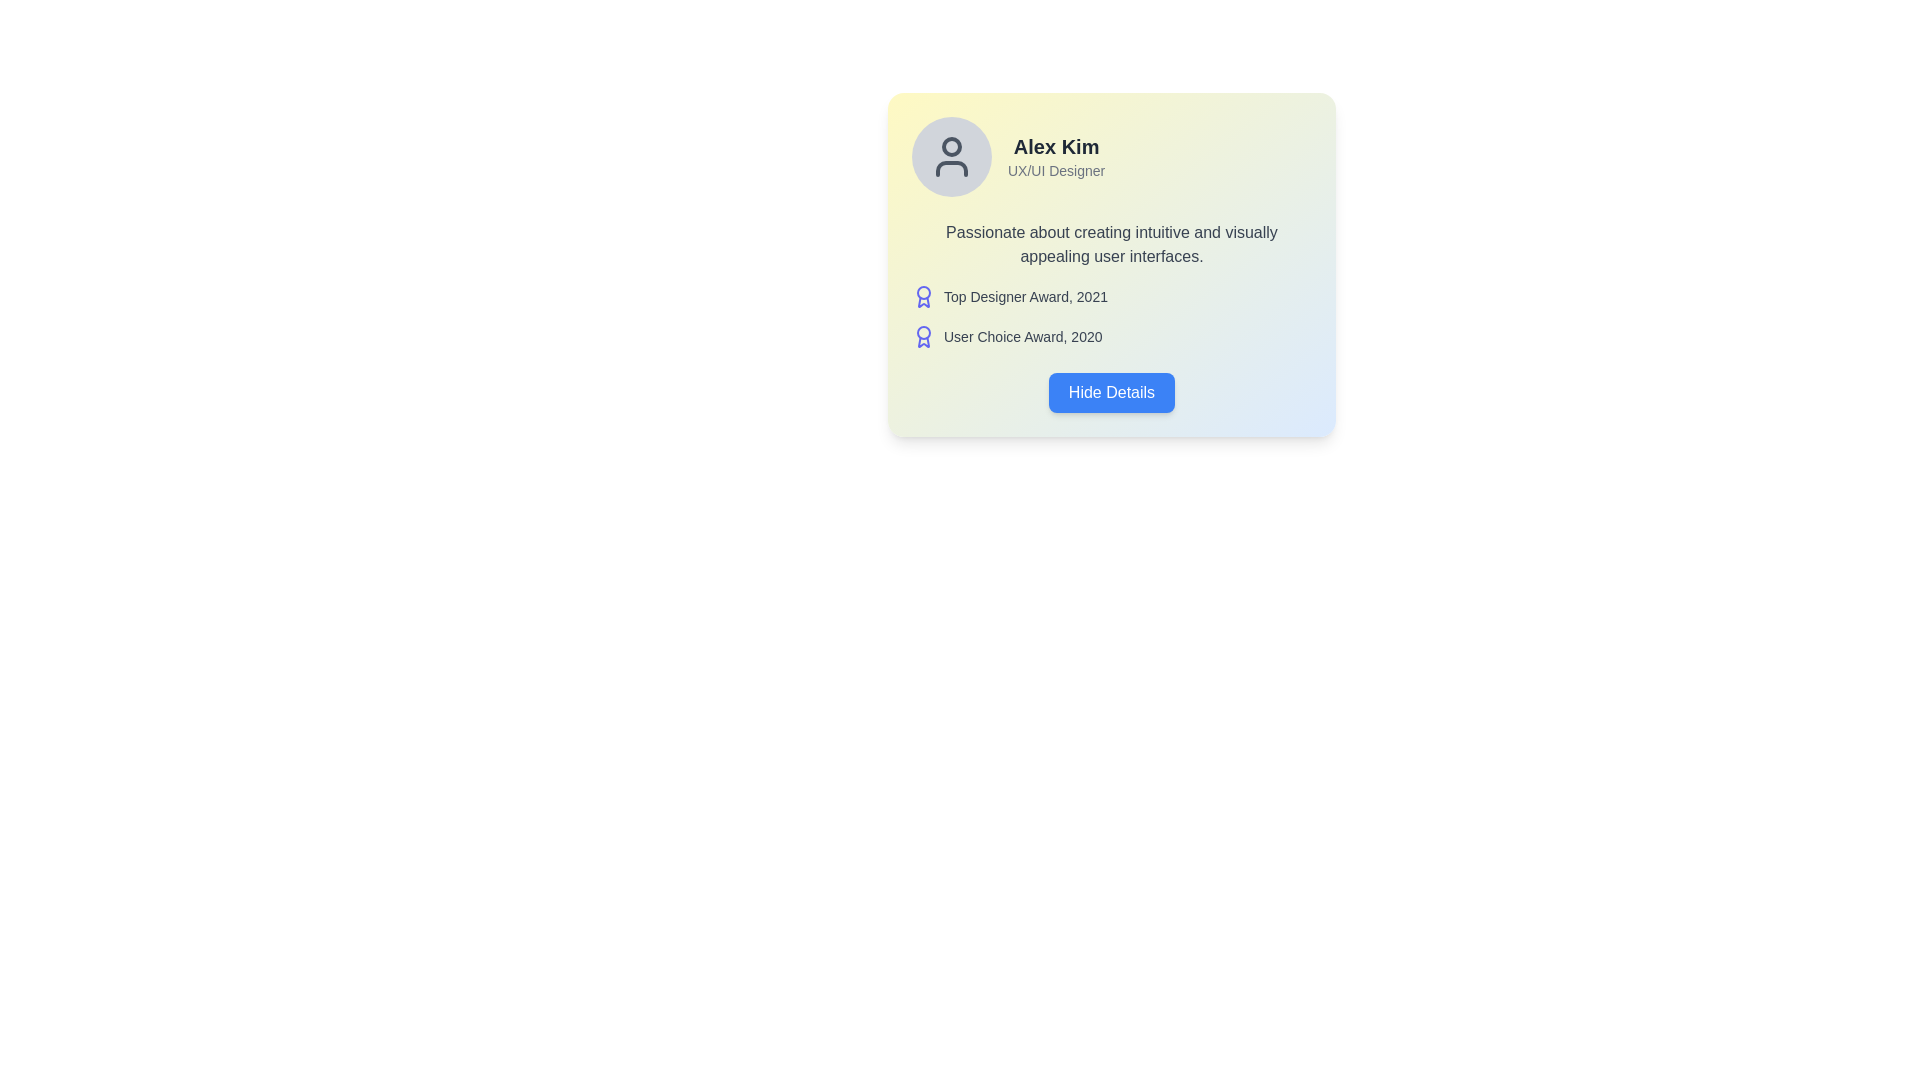  What do you see at coordinates (923, 302) in the screenshot?
I see `the lower ribbon portion of the award icon that visually emphasizes the recognition for 'Top Designer Award, 2021'` at bounding box center [923, 302].